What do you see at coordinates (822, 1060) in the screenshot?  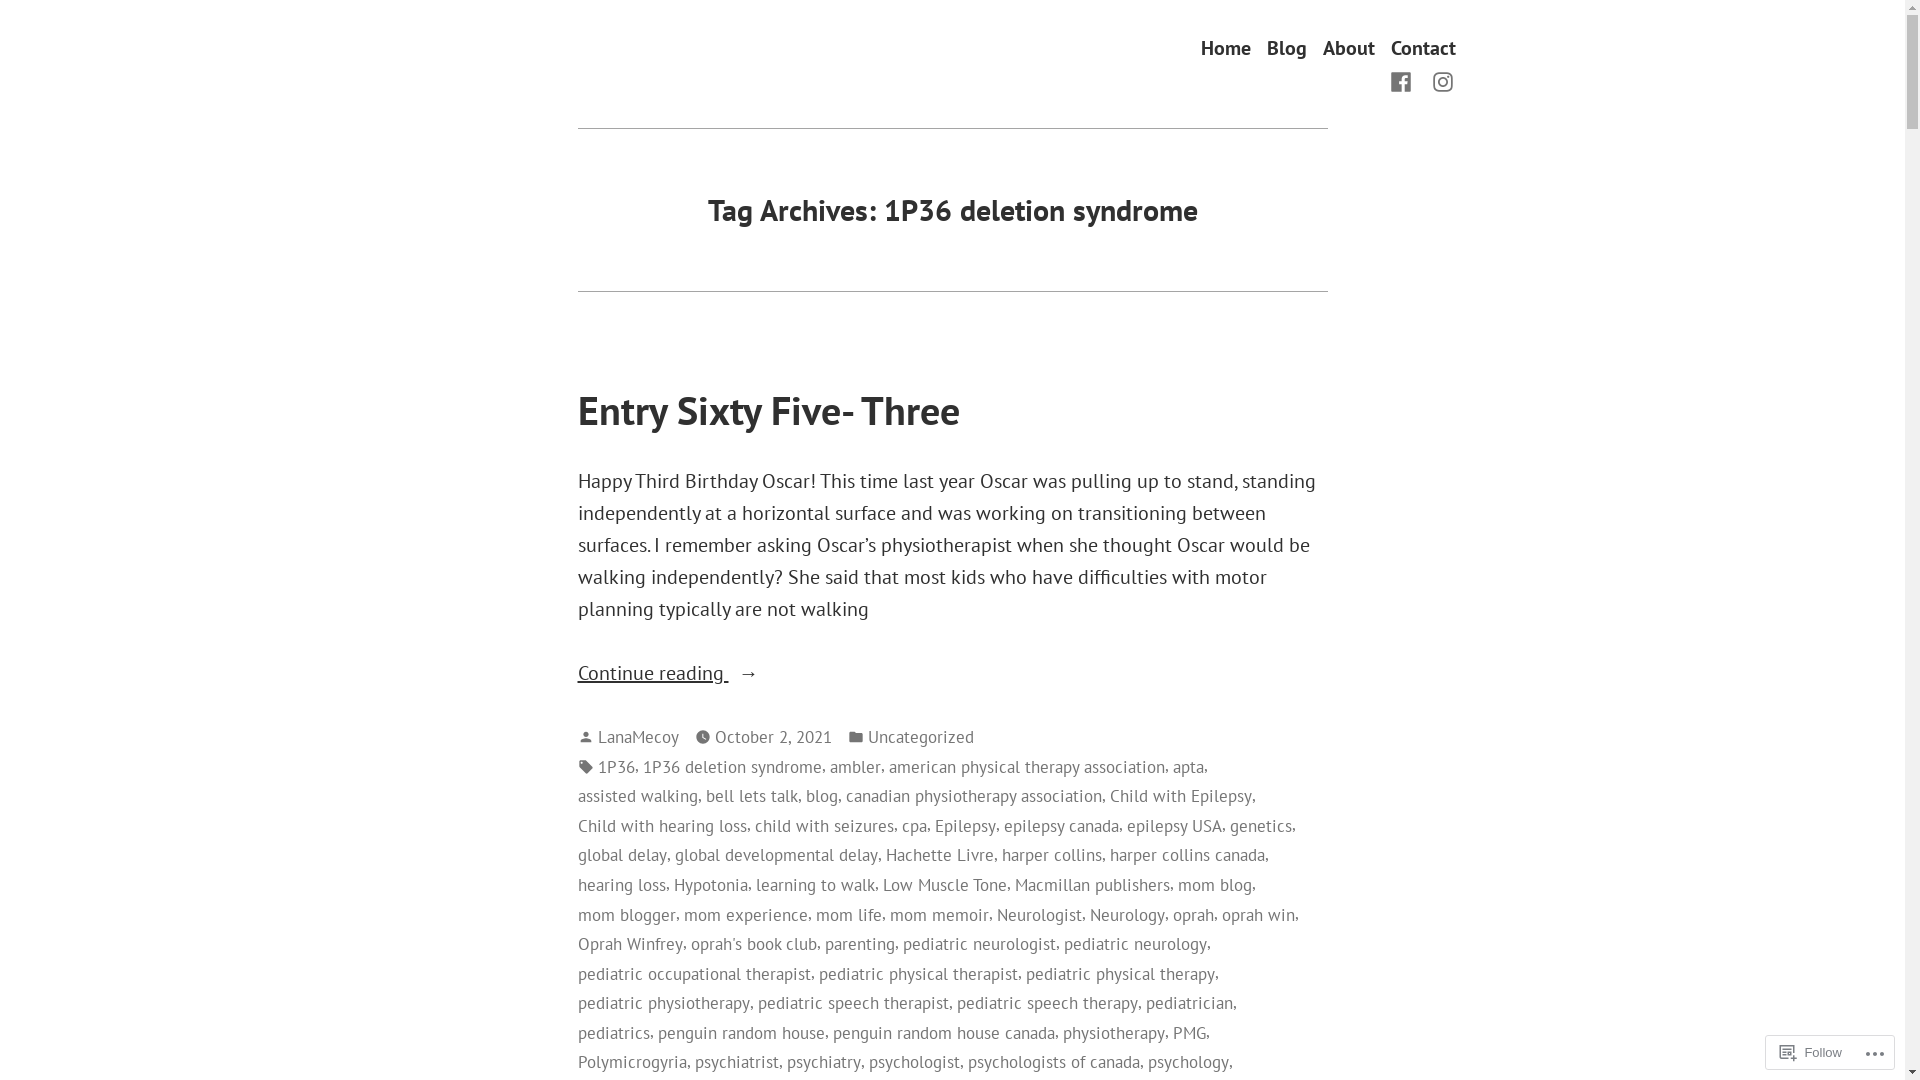 I see `'psychiatry'` at bounding box center [822, 1060].